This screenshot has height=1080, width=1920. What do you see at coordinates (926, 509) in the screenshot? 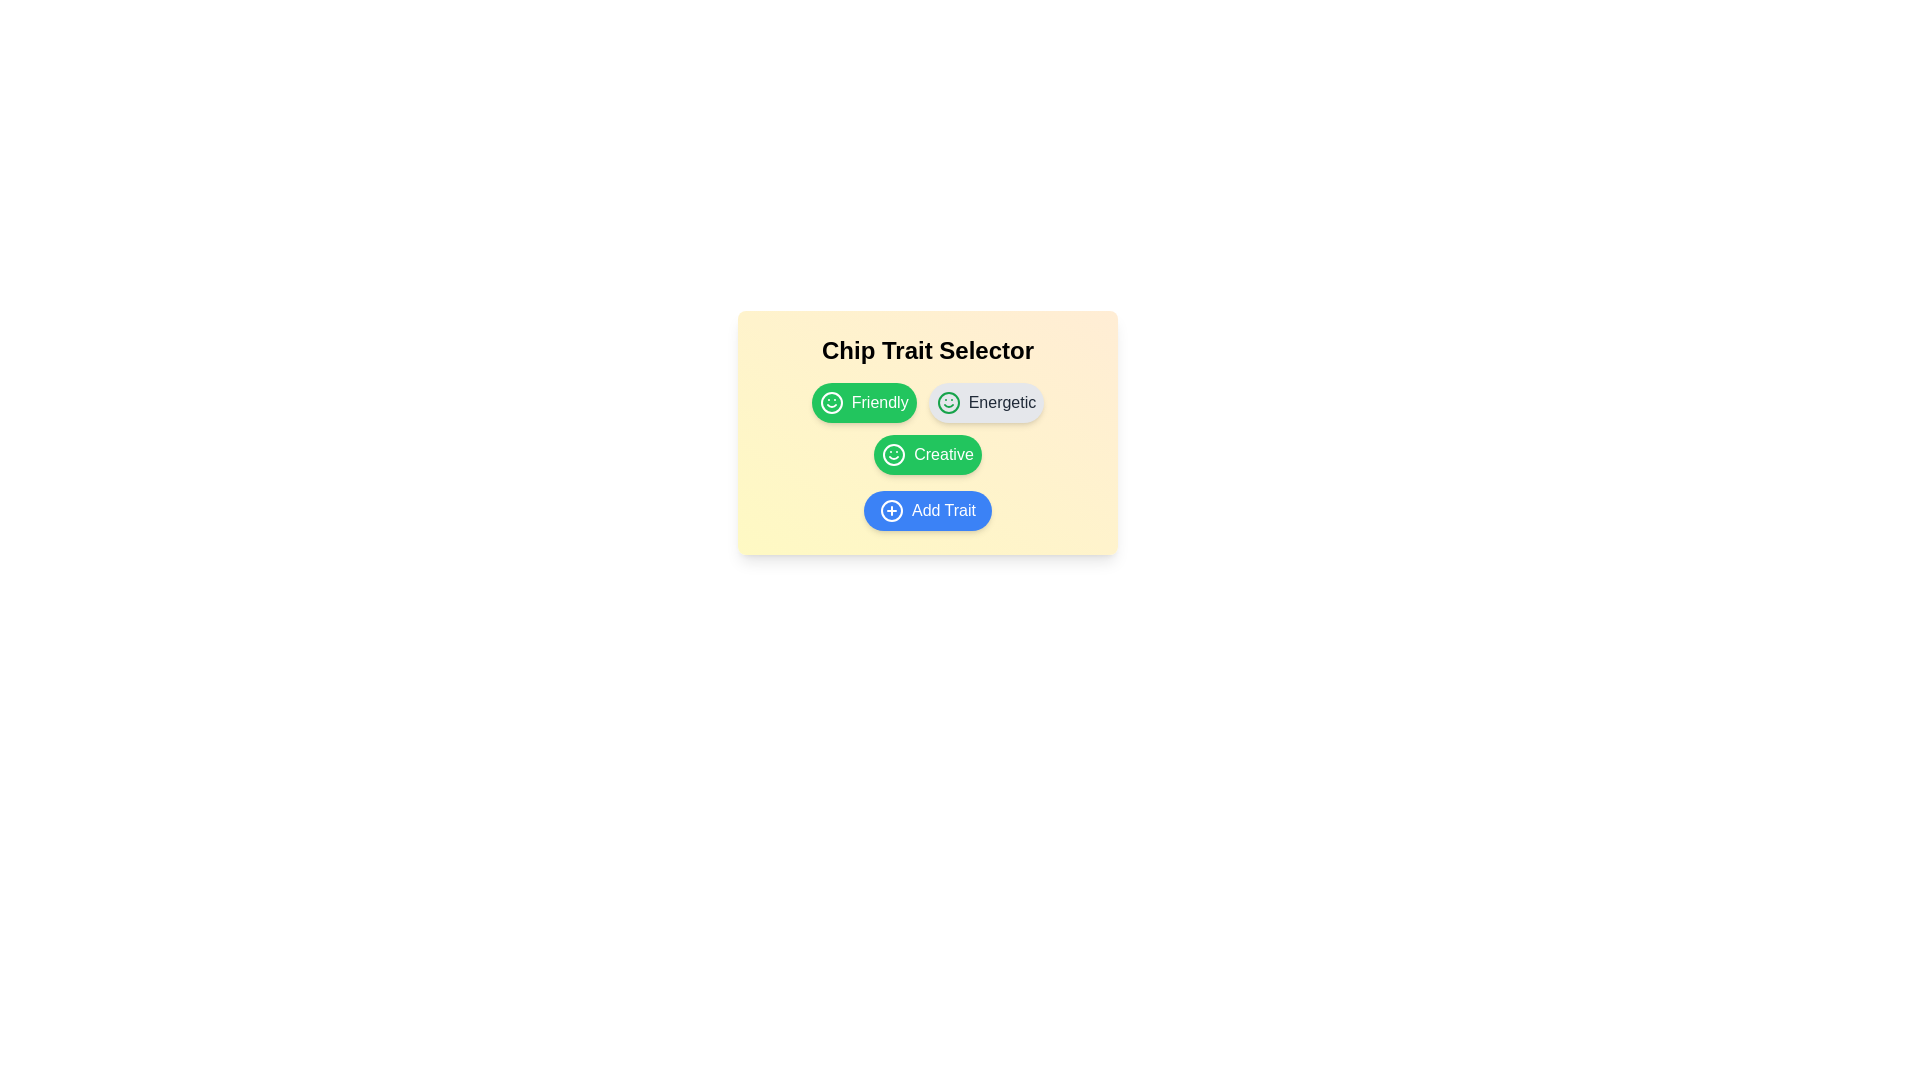
I see `'Add Trait' button to add a new chip` at bounding box center [926, 509].